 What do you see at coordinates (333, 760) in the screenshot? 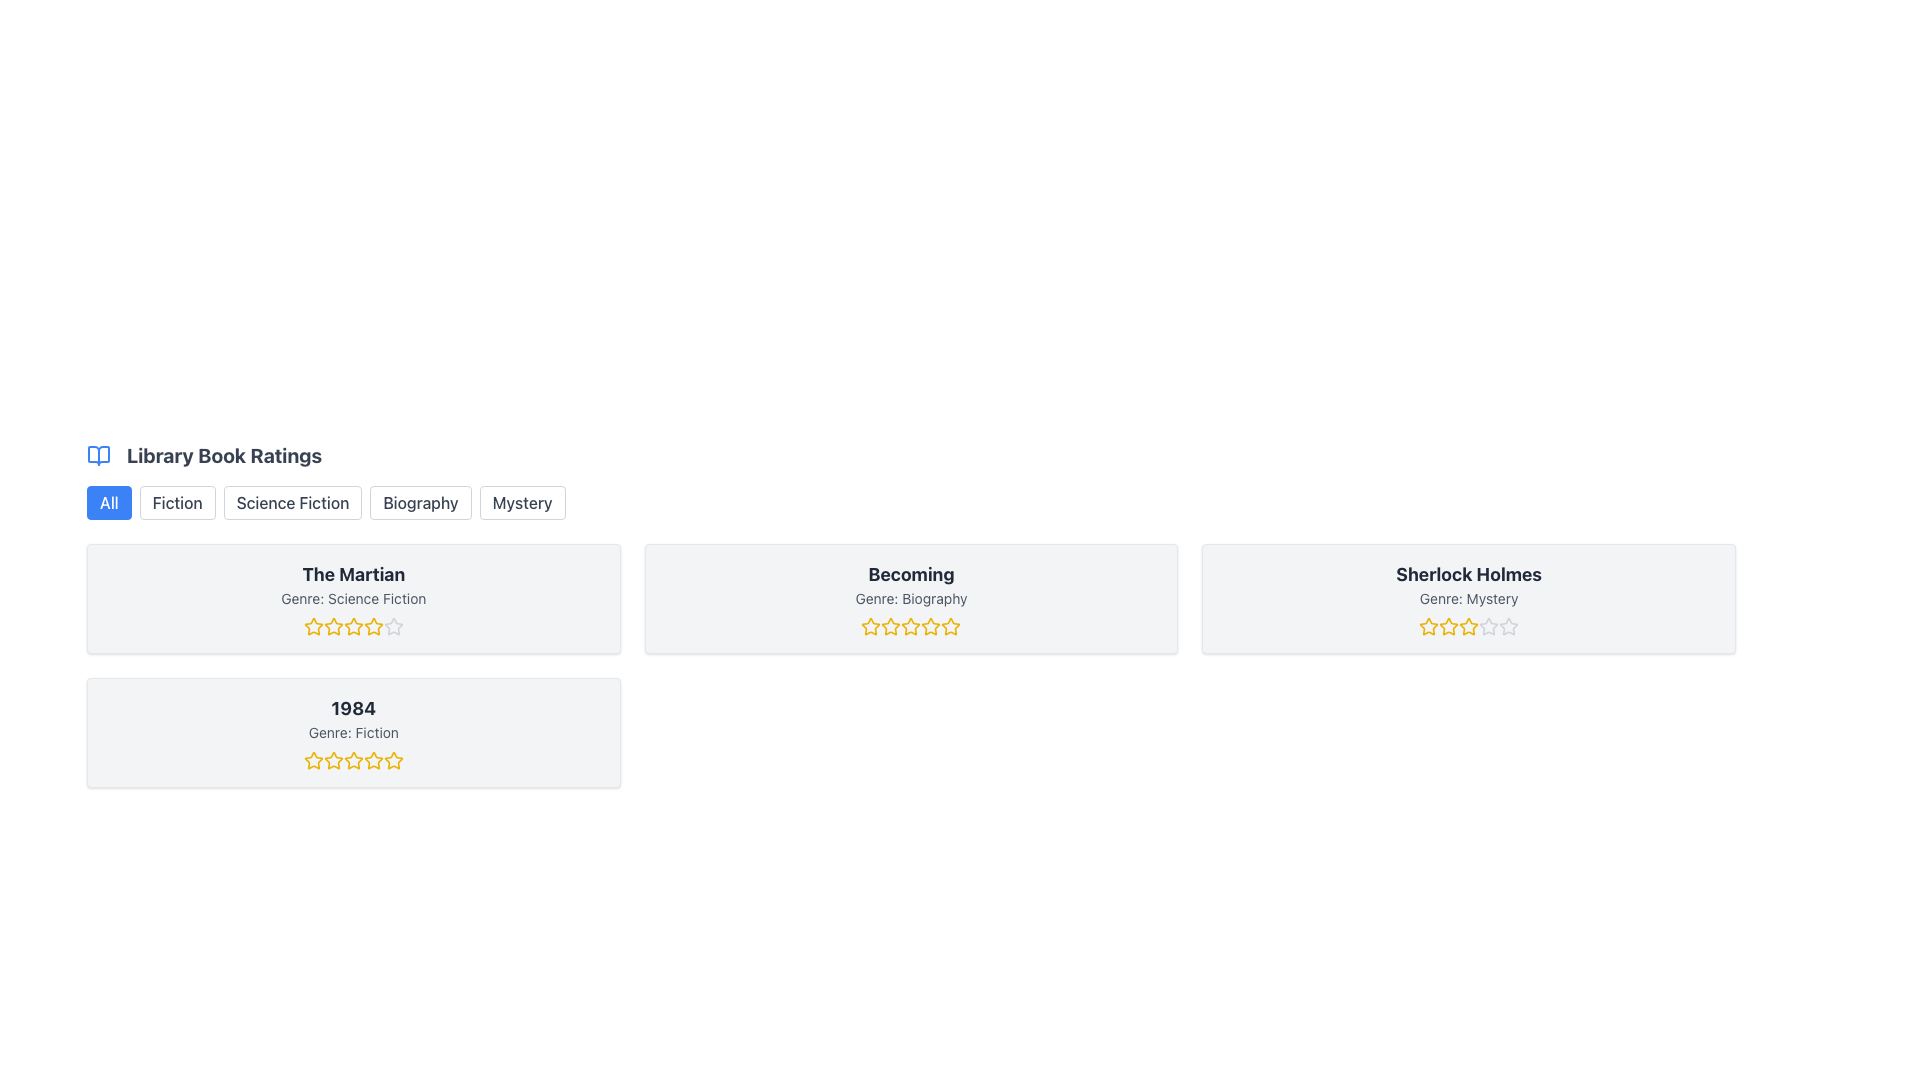
I see `the second star icon in the rating system located below the '1984' book entry` at bounding box center [333, 760].